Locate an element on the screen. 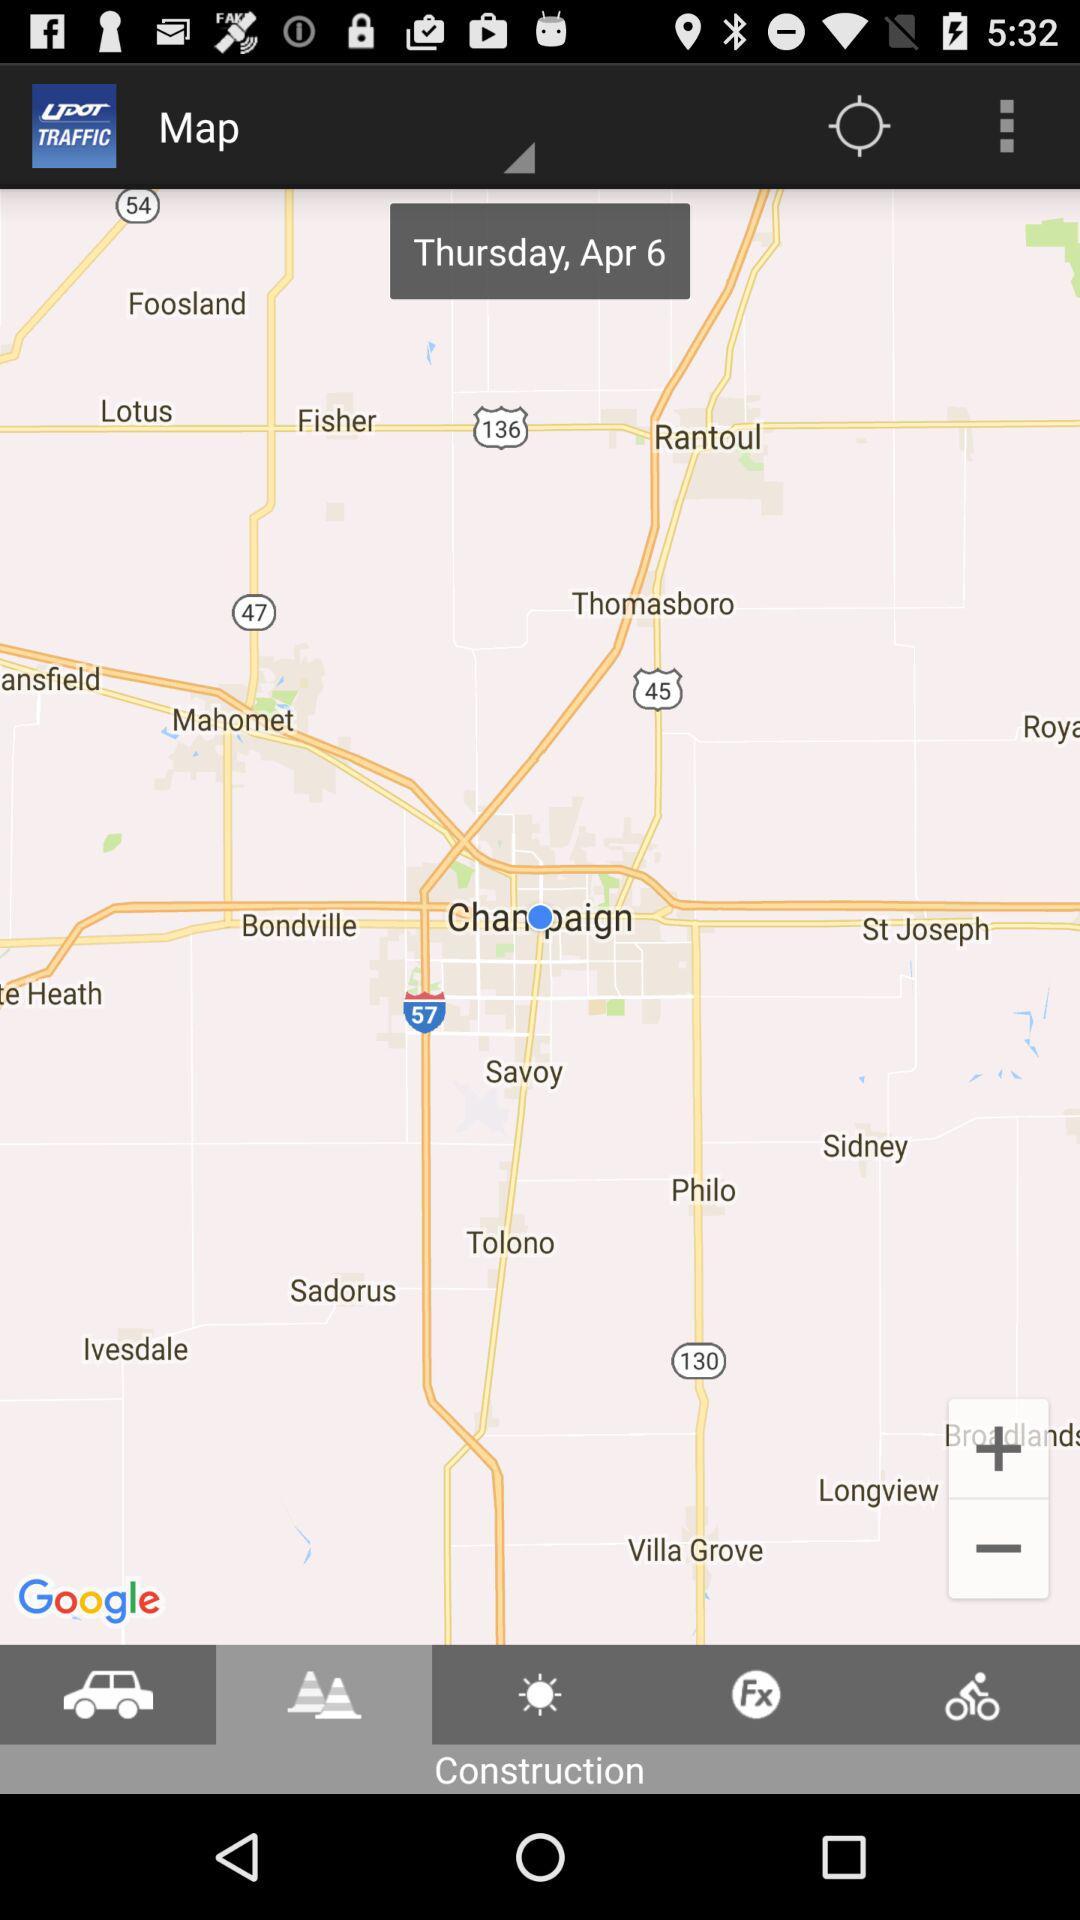 The image size is (1080, 1920). the add icon is located at coordinates (998, 1547).